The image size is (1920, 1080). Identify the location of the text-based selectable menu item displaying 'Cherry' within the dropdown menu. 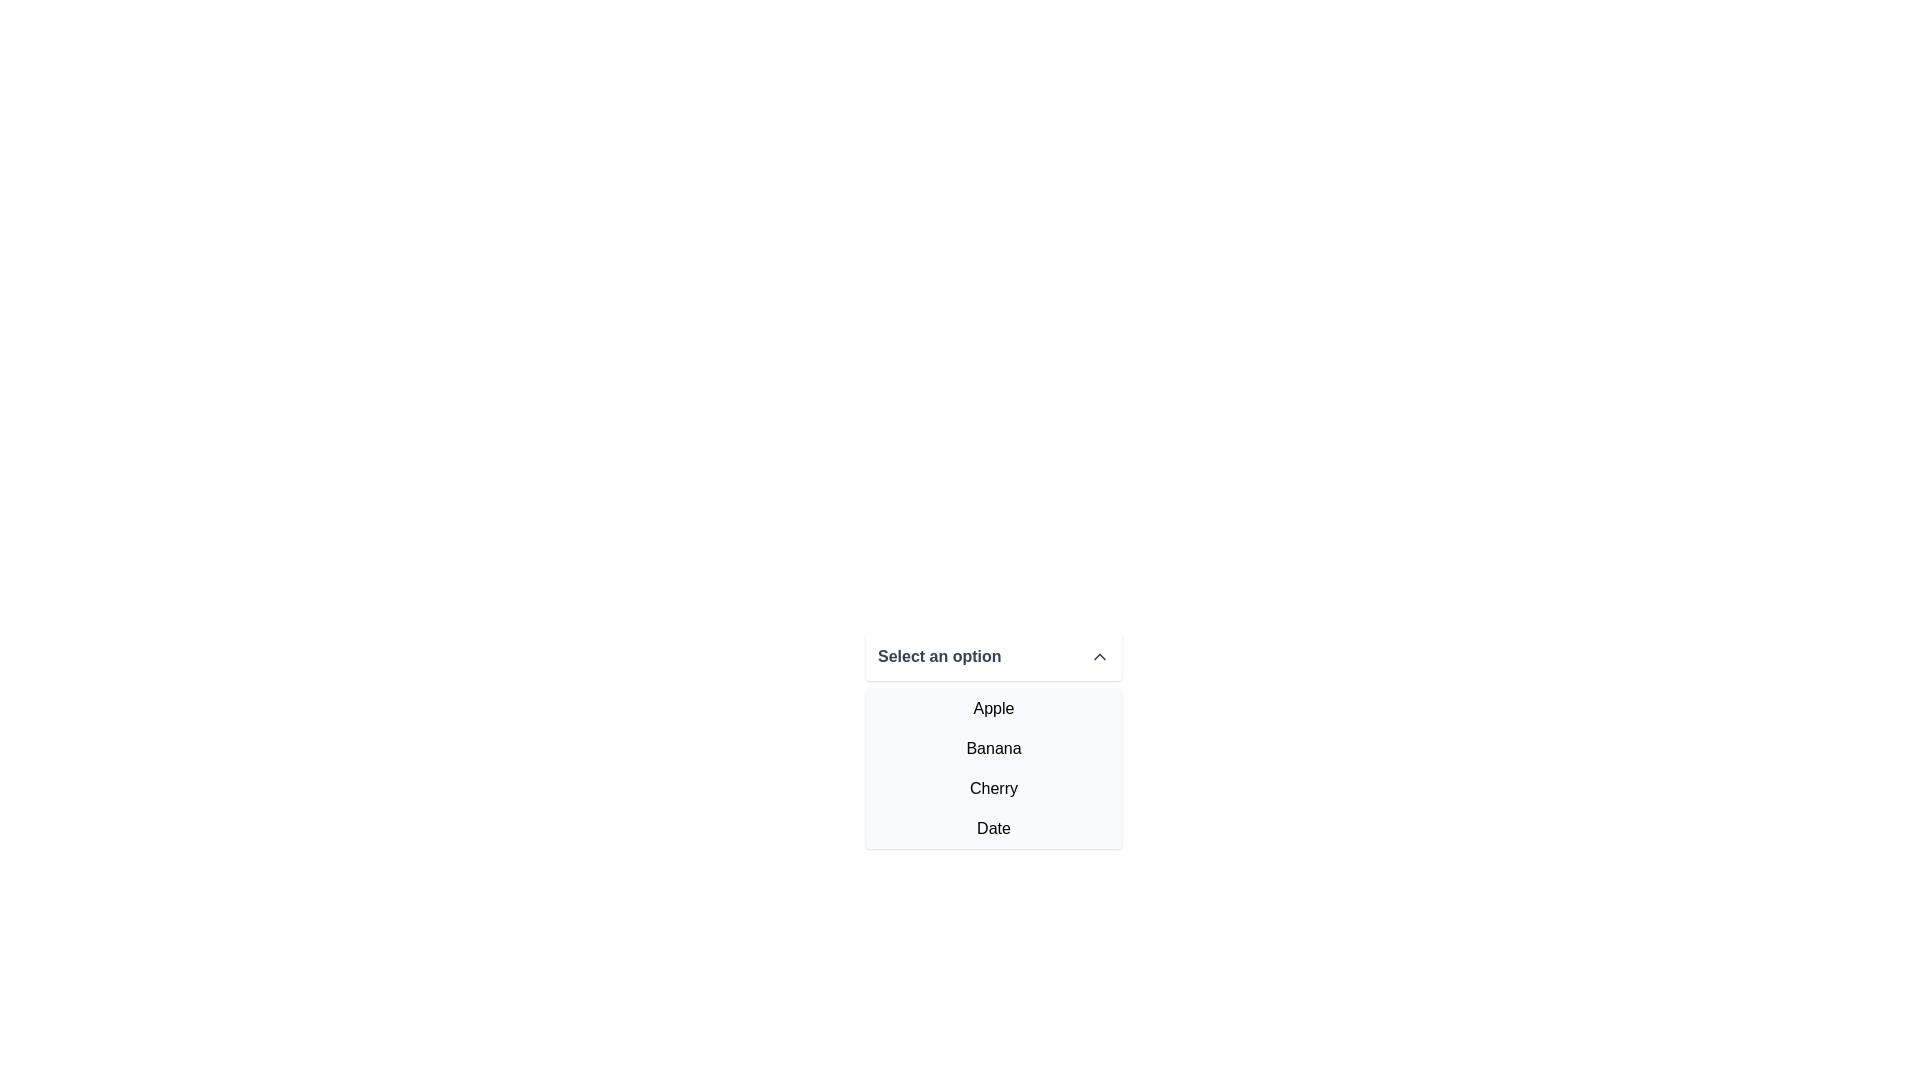
(993, 788).